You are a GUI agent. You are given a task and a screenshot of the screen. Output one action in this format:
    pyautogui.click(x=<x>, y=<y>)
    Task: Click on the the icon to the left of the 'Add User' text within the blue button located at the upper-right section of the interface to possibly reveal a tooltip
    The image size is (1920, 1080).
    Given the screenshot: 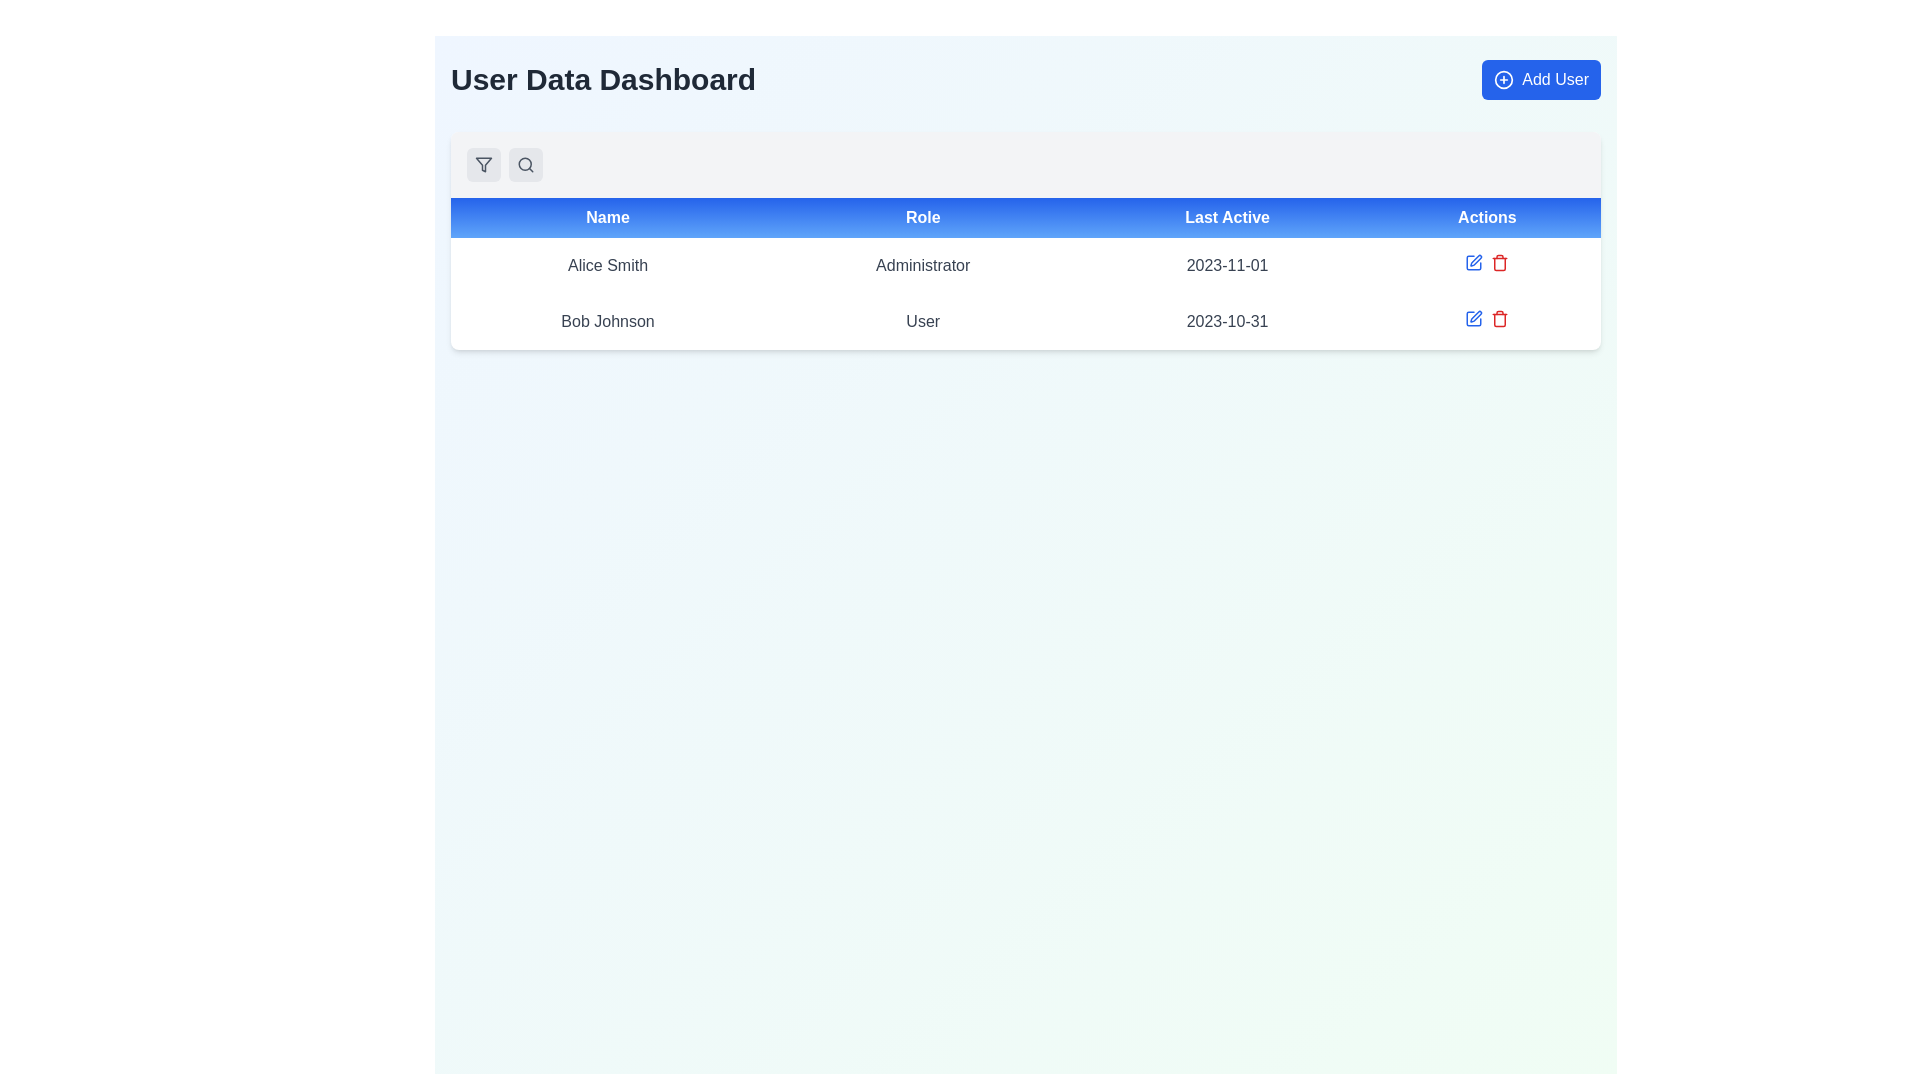 What is the action you would take?
    pyautogui.click(x=1504, y=79)
    